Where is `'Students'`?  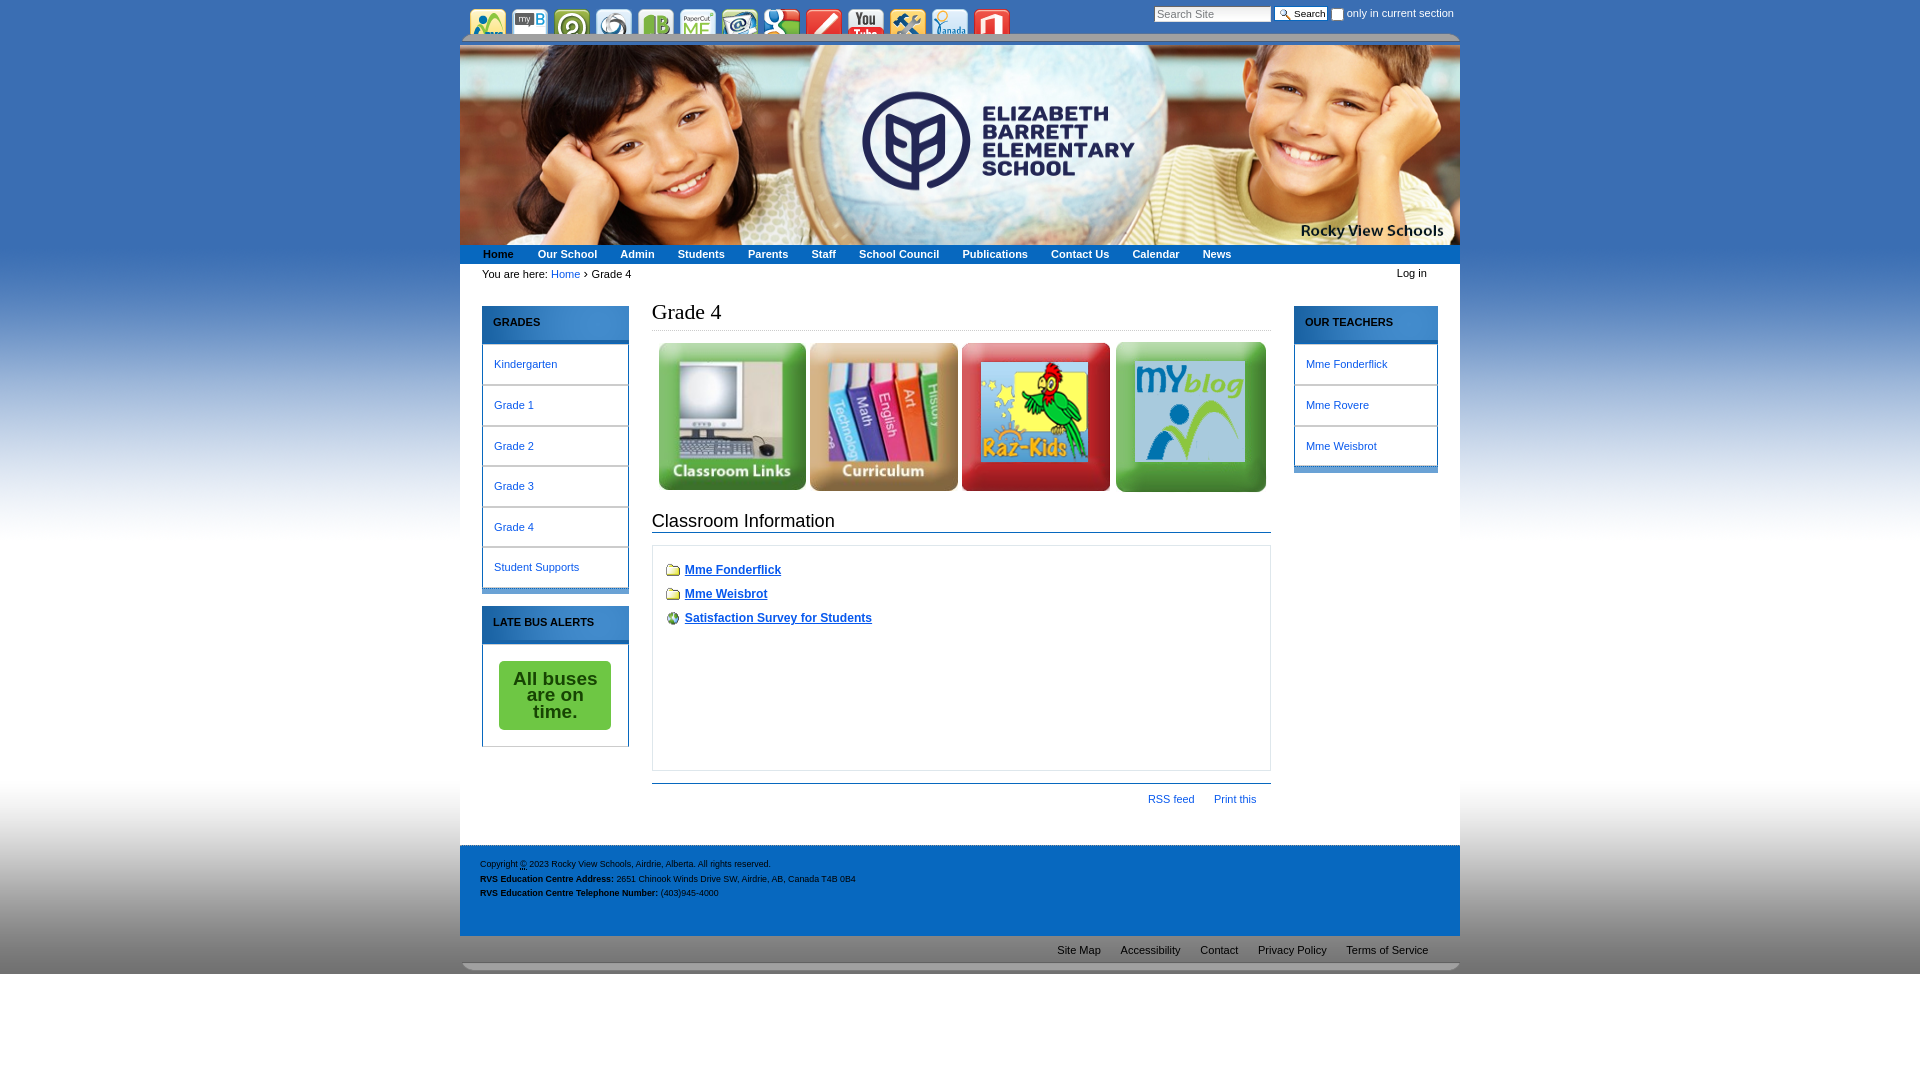
'Students' is located at coordinates (698, 253).